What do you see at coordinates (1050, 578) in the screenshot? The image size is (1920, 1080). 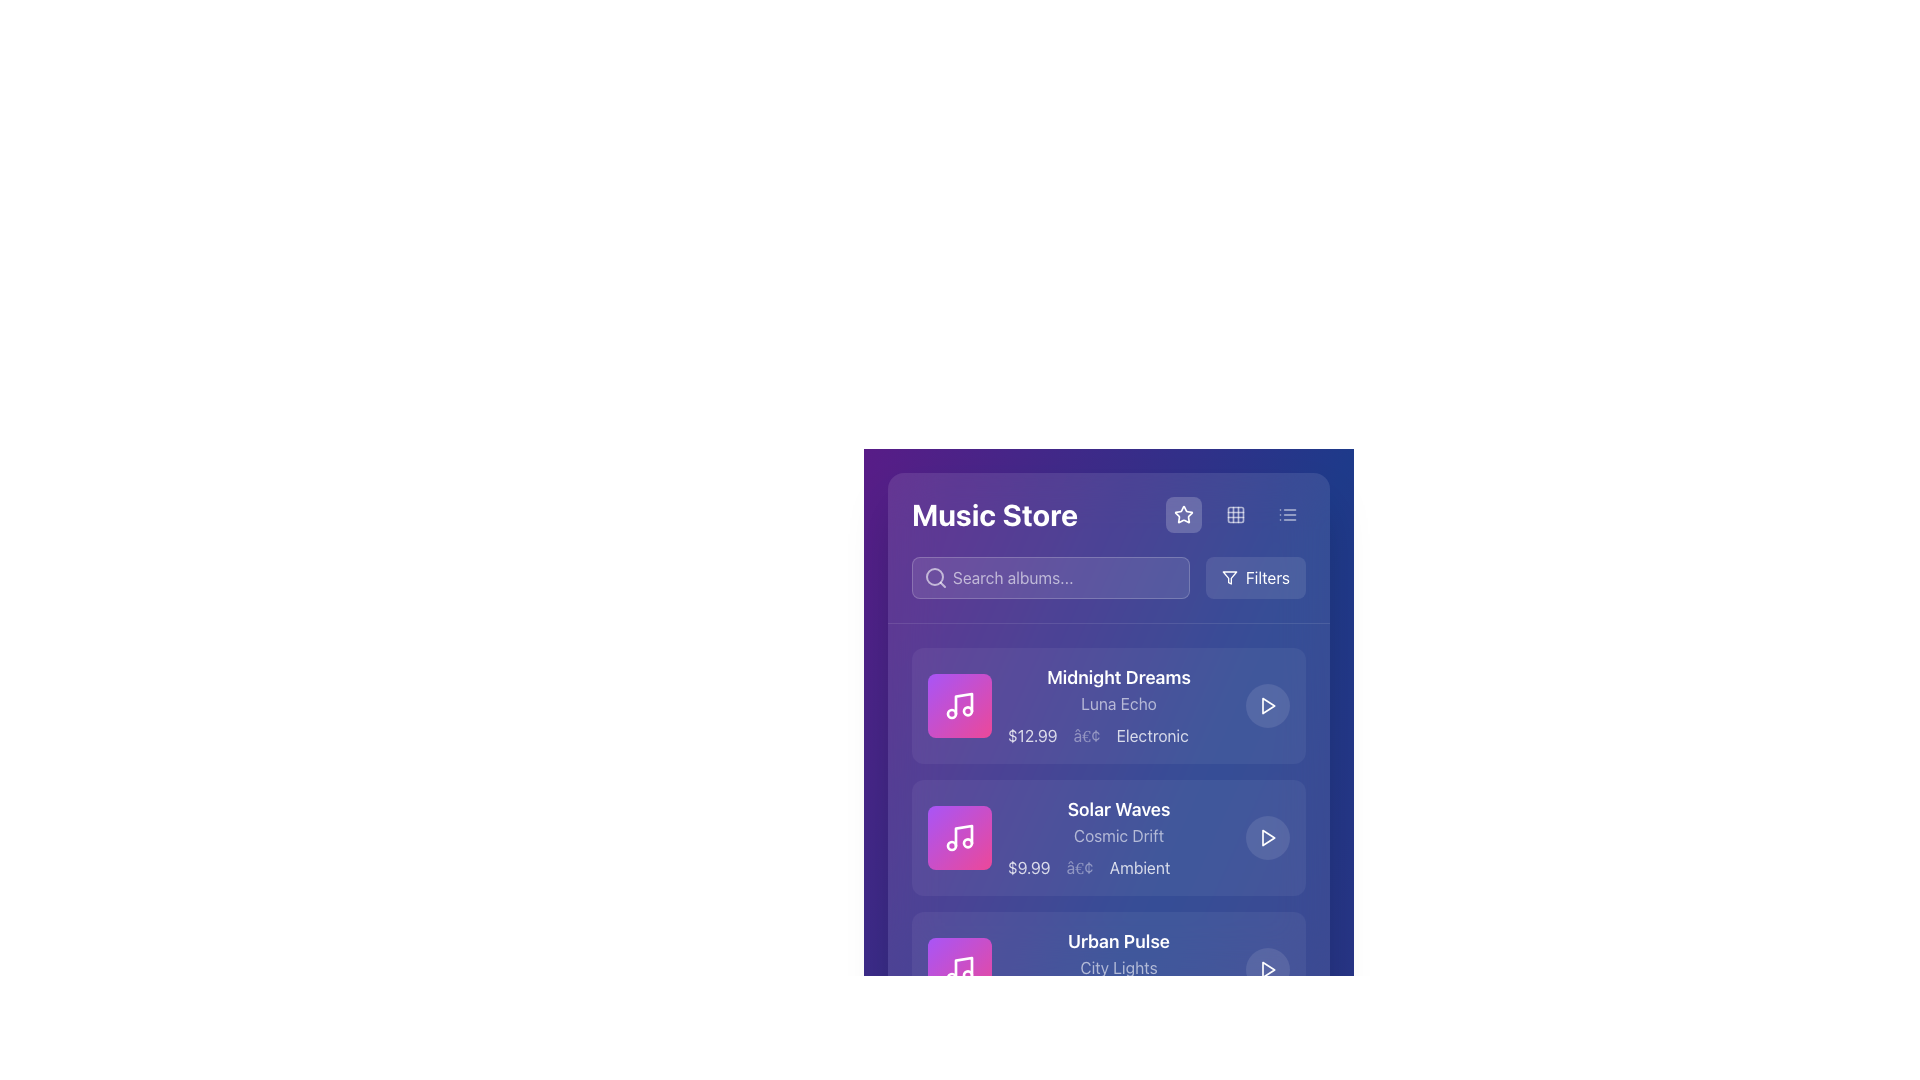 I see `the search input field with the placeholder 'Search albums...' to focus and start typing a query` at bounding box center [1050, 578].